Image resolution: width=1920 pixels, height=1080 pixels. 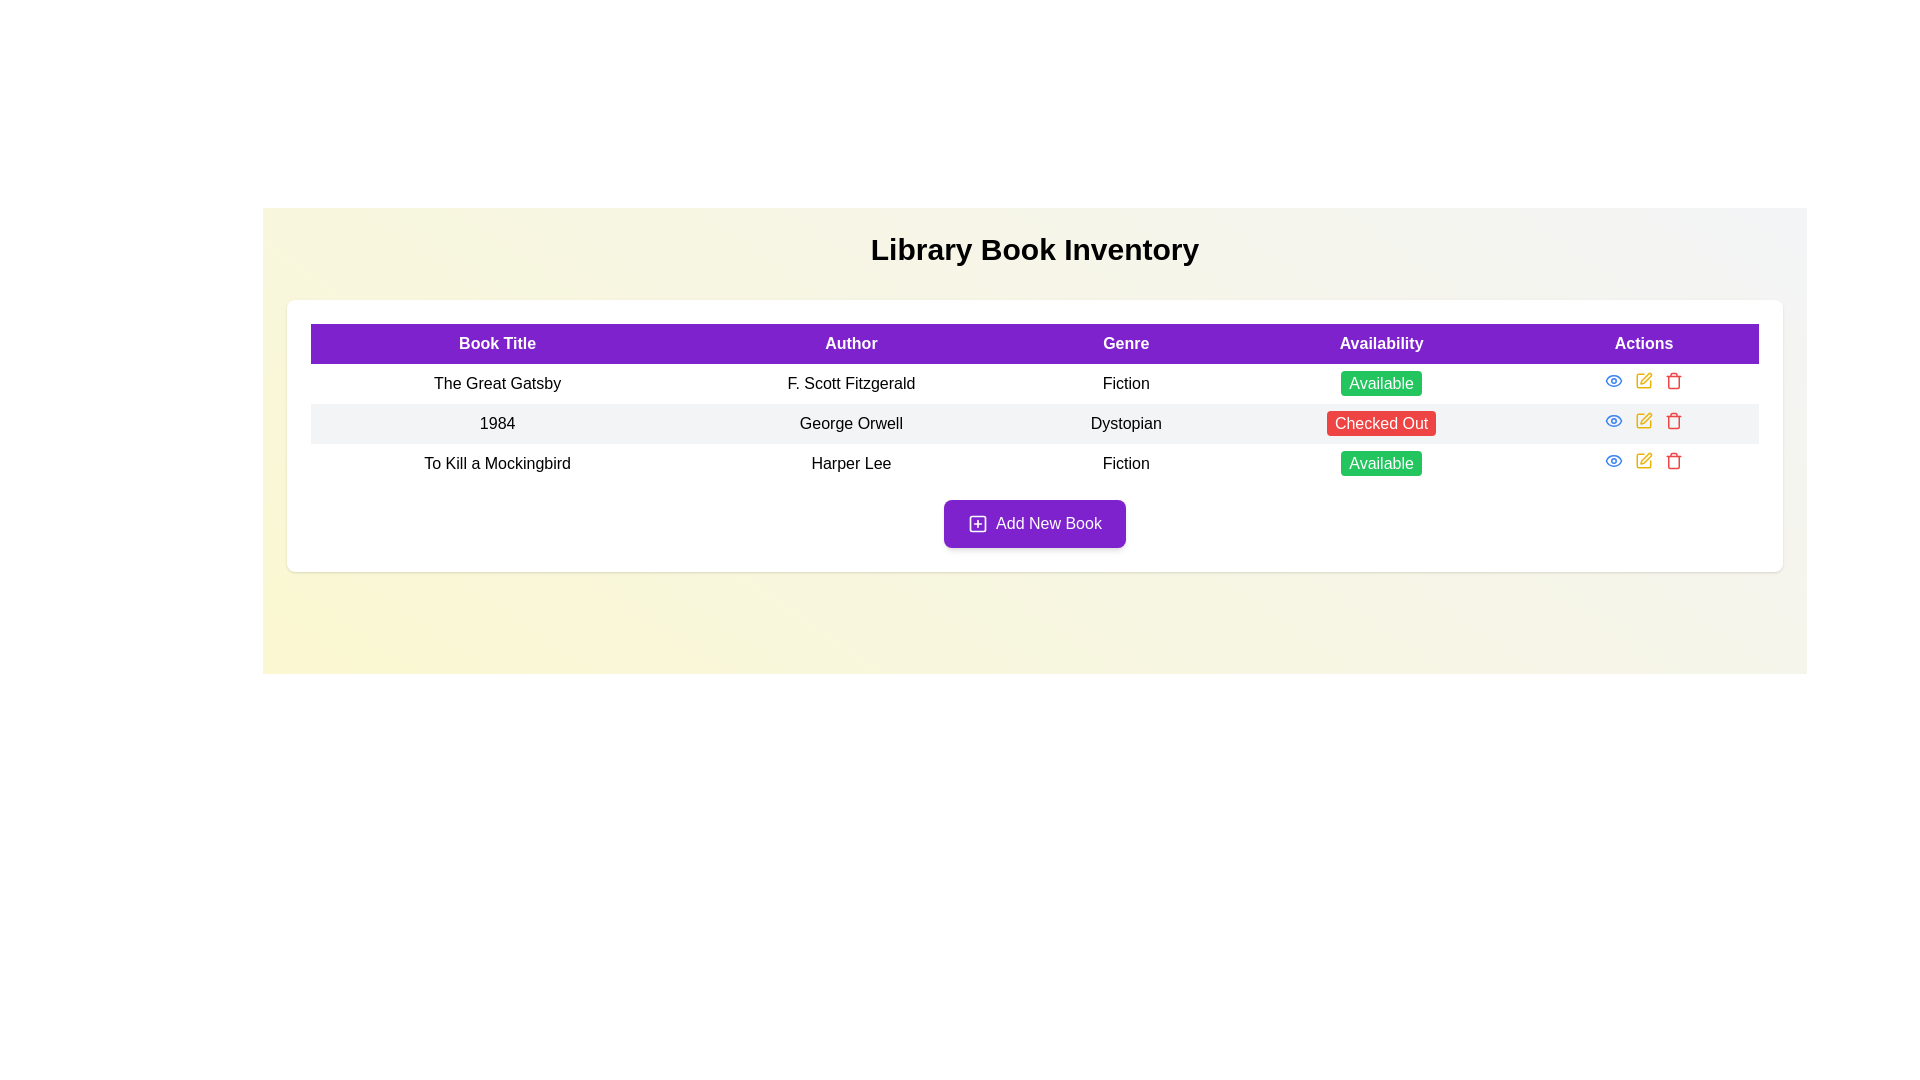 What do you see at coordinates (1644, 419) in the screenshot?
I see `the interactive edit button for the book titled '1984' located in the 'Actions' column of the second row in the table` at bounding box center [1644, 419].